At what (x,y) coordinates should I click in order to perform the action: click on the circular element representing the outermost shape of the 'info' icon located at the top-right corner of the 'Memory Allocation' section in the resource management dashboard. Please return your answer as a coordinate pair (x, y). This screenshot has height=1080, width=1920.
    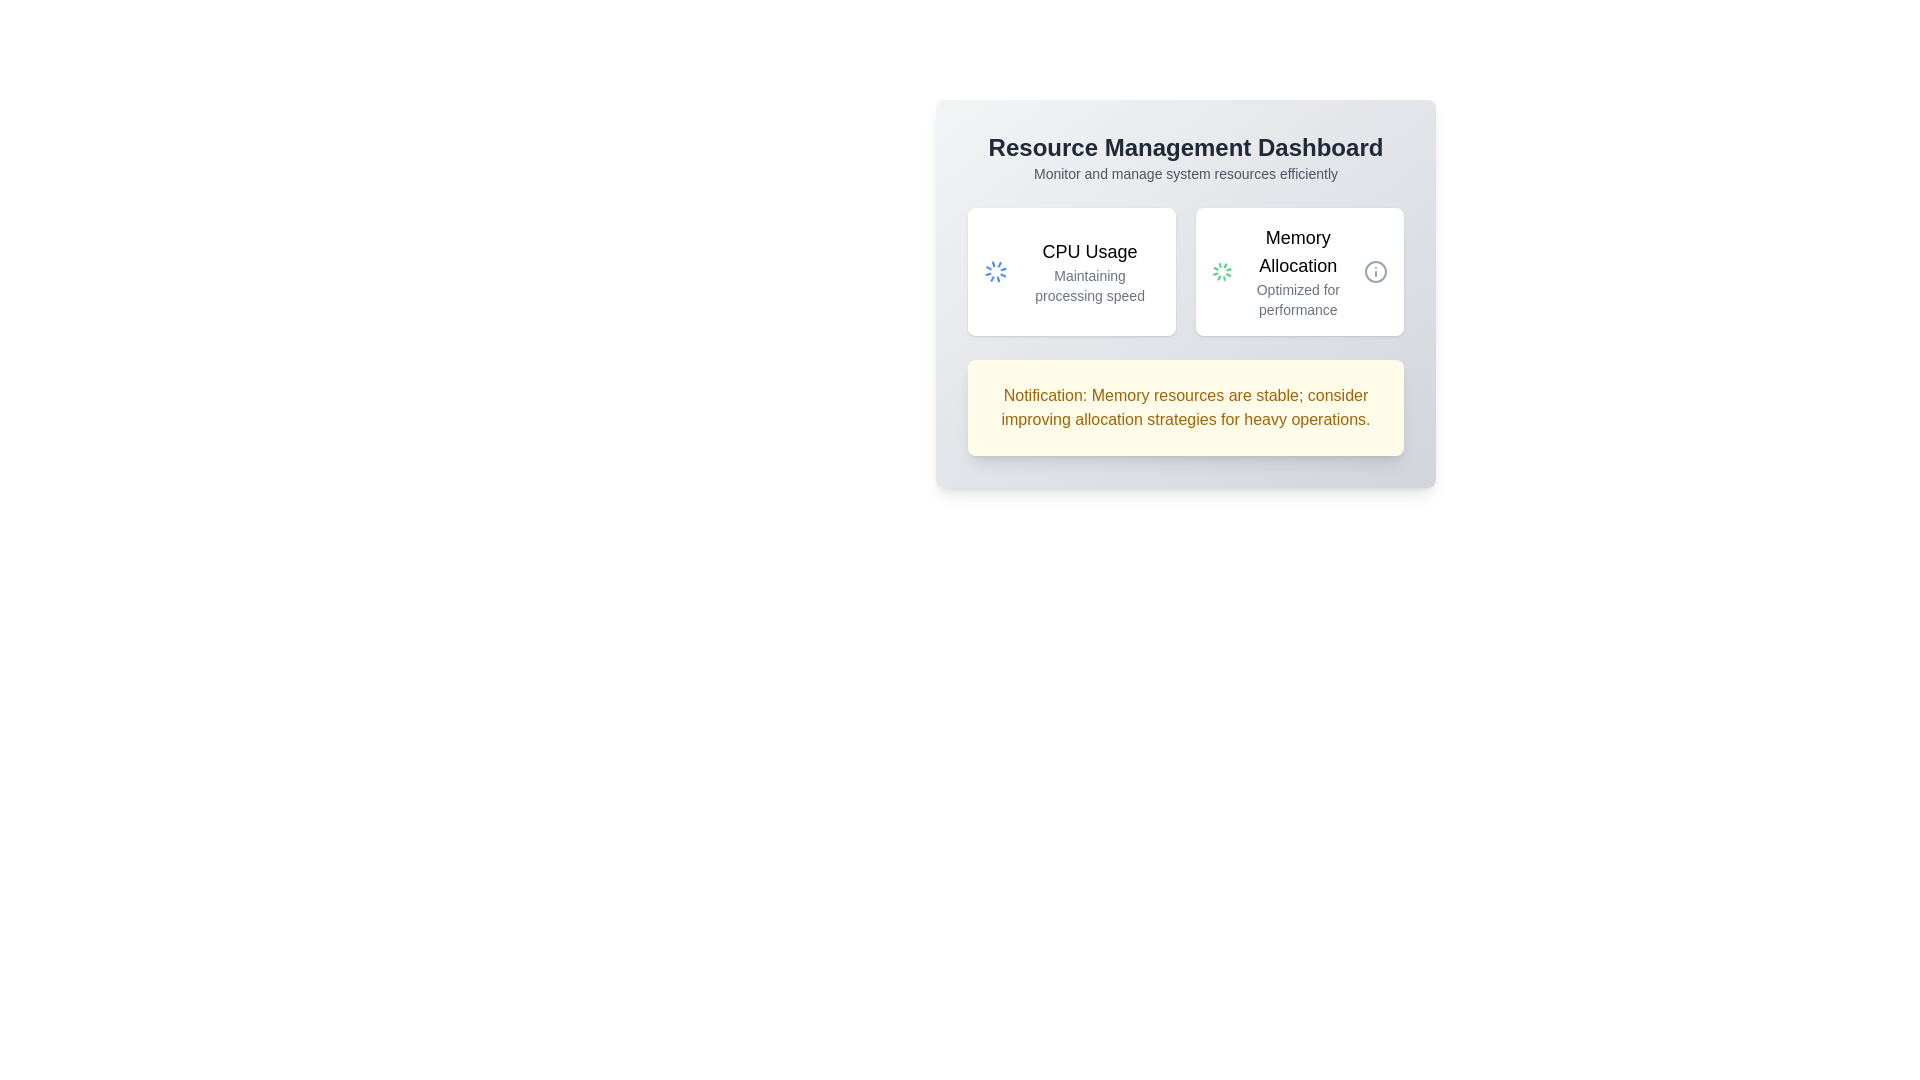
    Looking at the image, I should click on (1375, 272).